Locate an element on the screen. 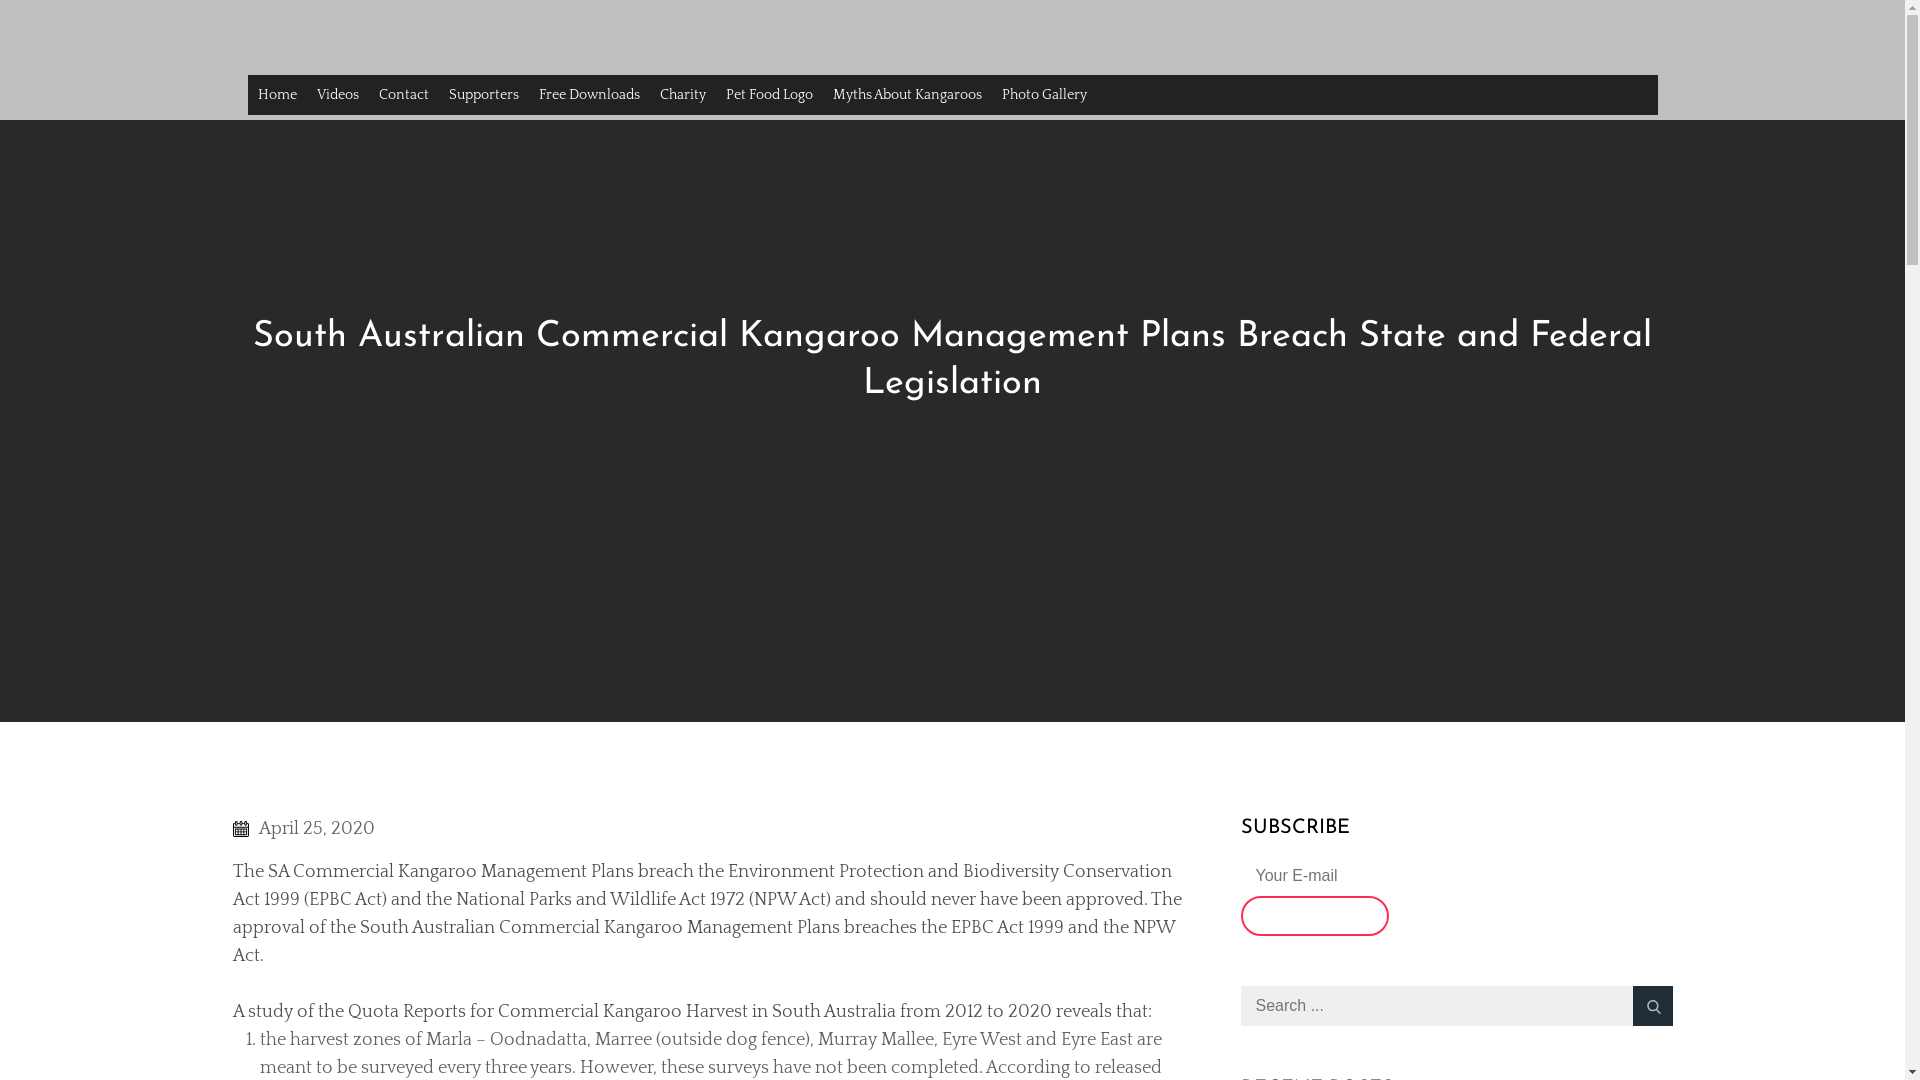 The width and height of the screenshot is (1920, 1080). 'Home' is located at coordinates (247, 95).